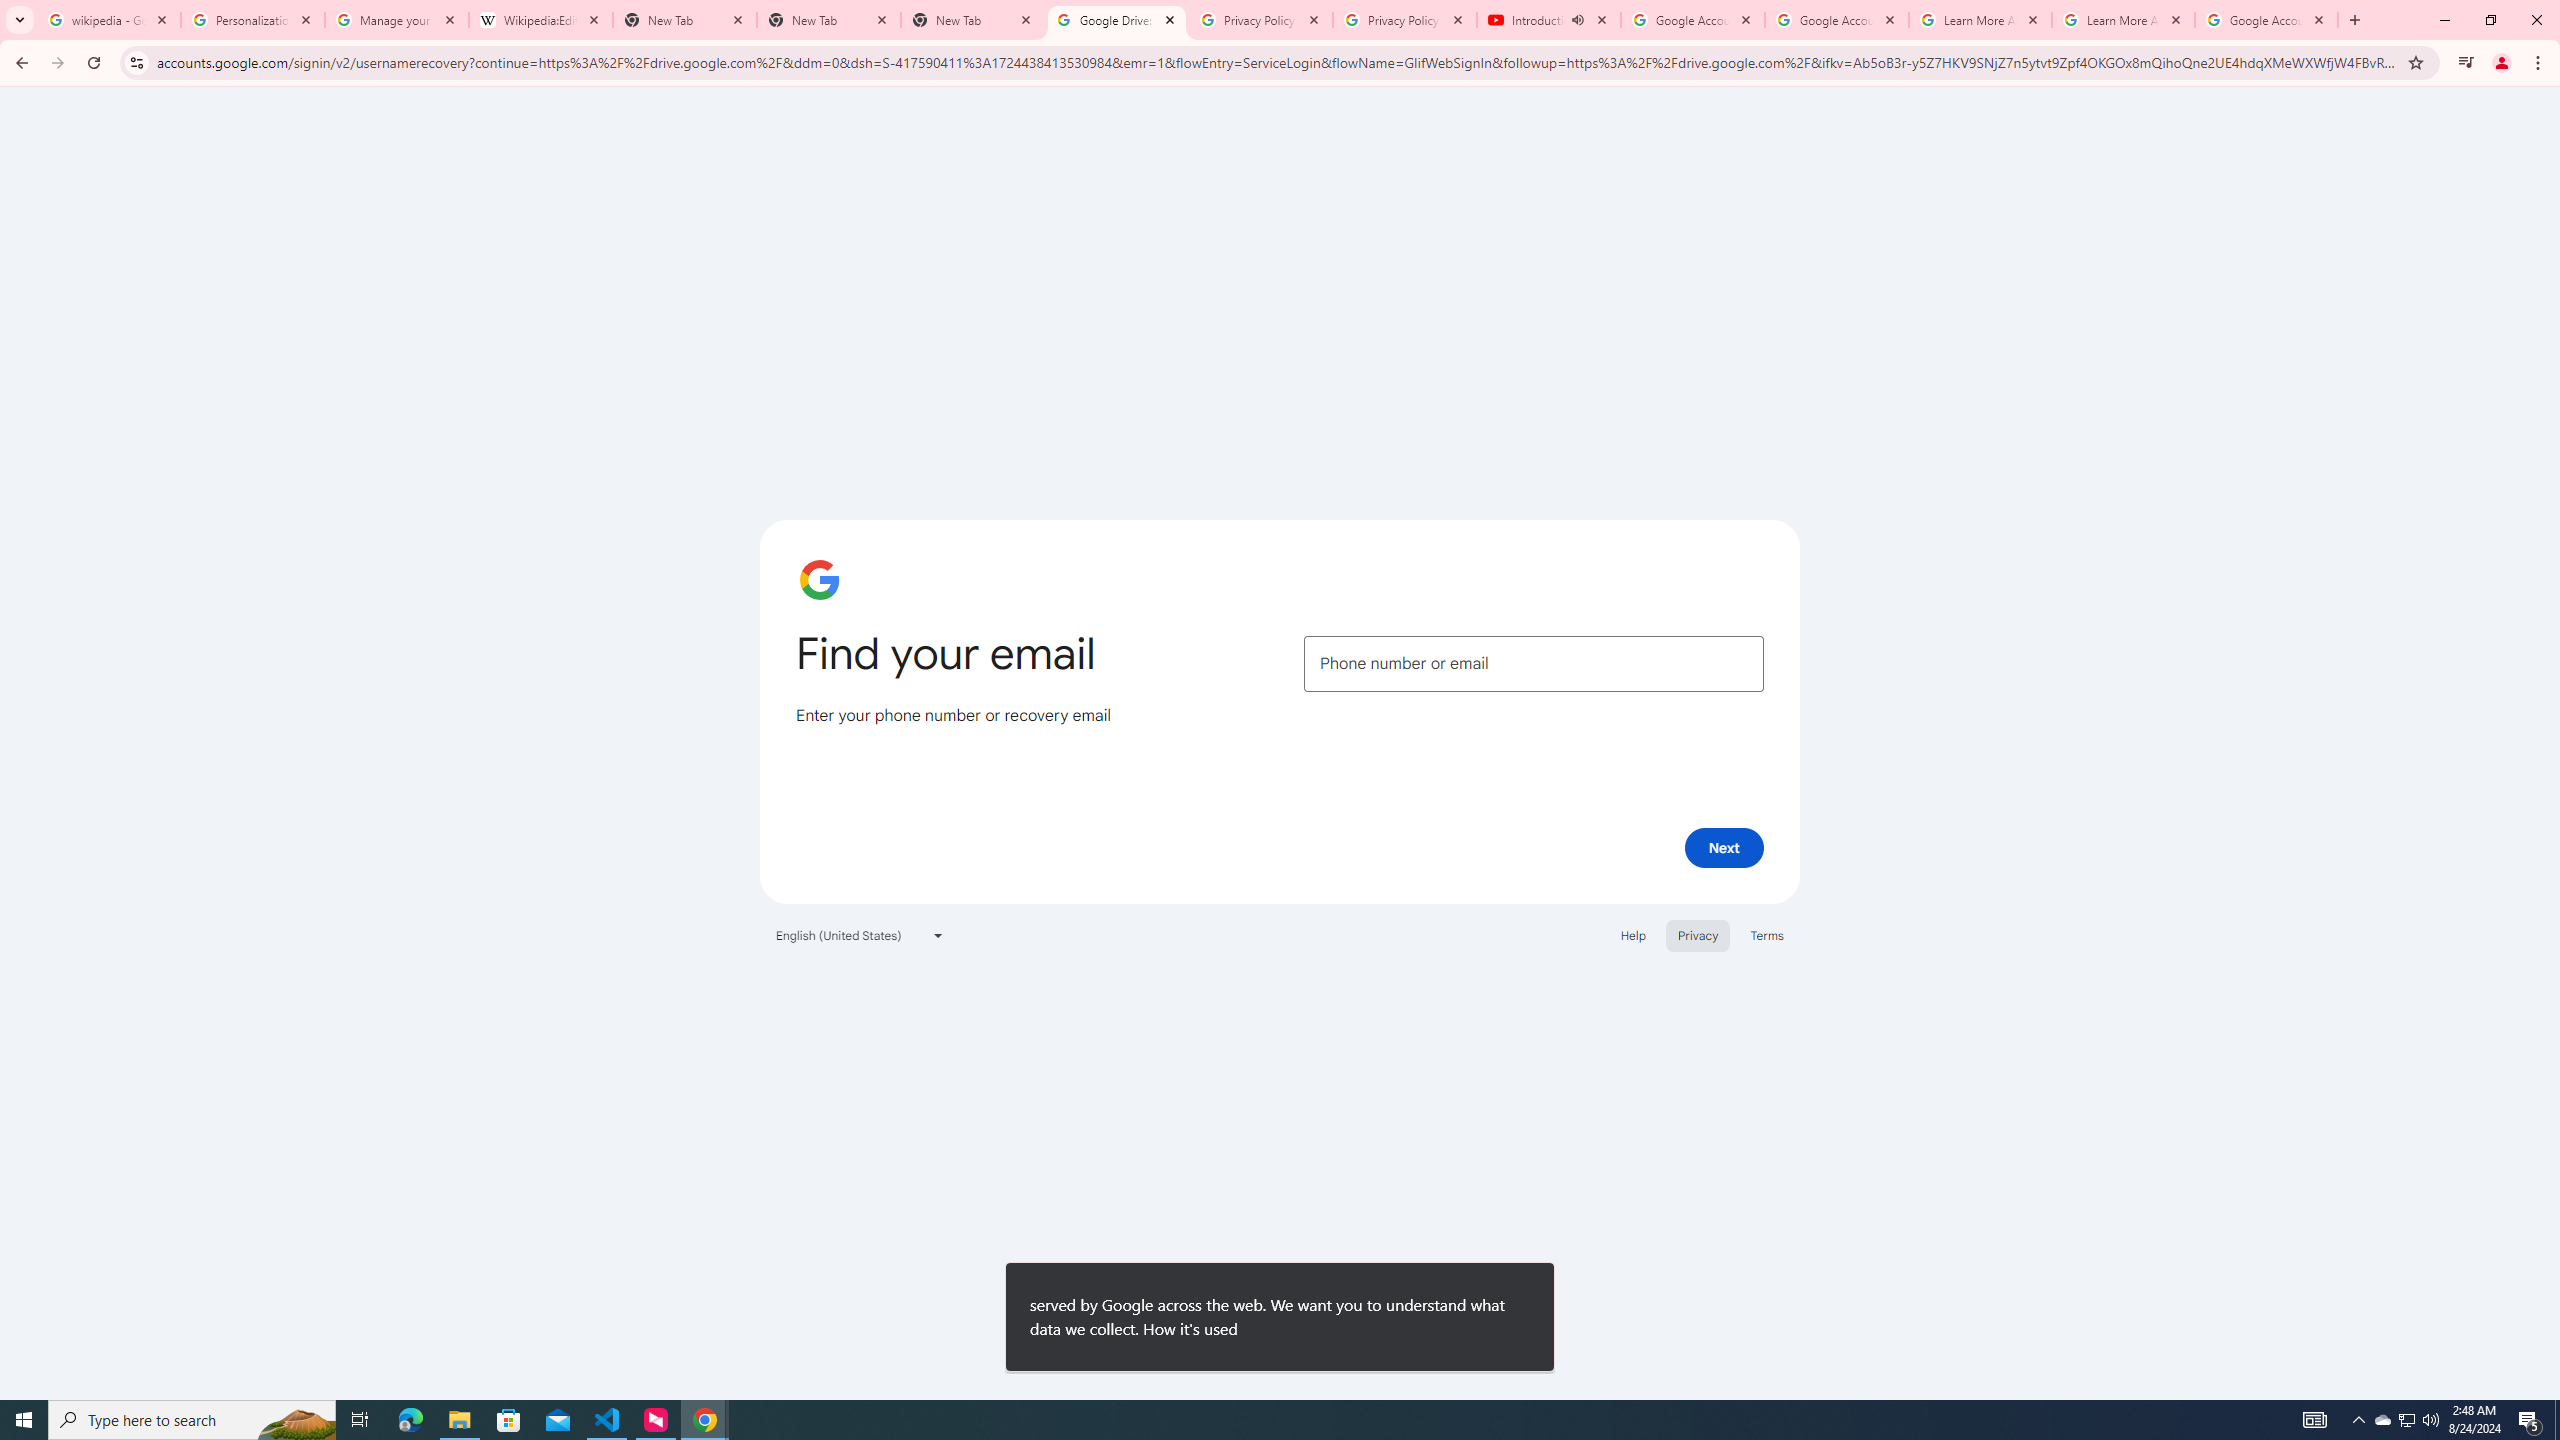 Image resolution: width=2560 pixels, height=1440 pixels. Describe the element at coordinates (971, 19) in the screenshot. I see `'New Tab'` at that location.